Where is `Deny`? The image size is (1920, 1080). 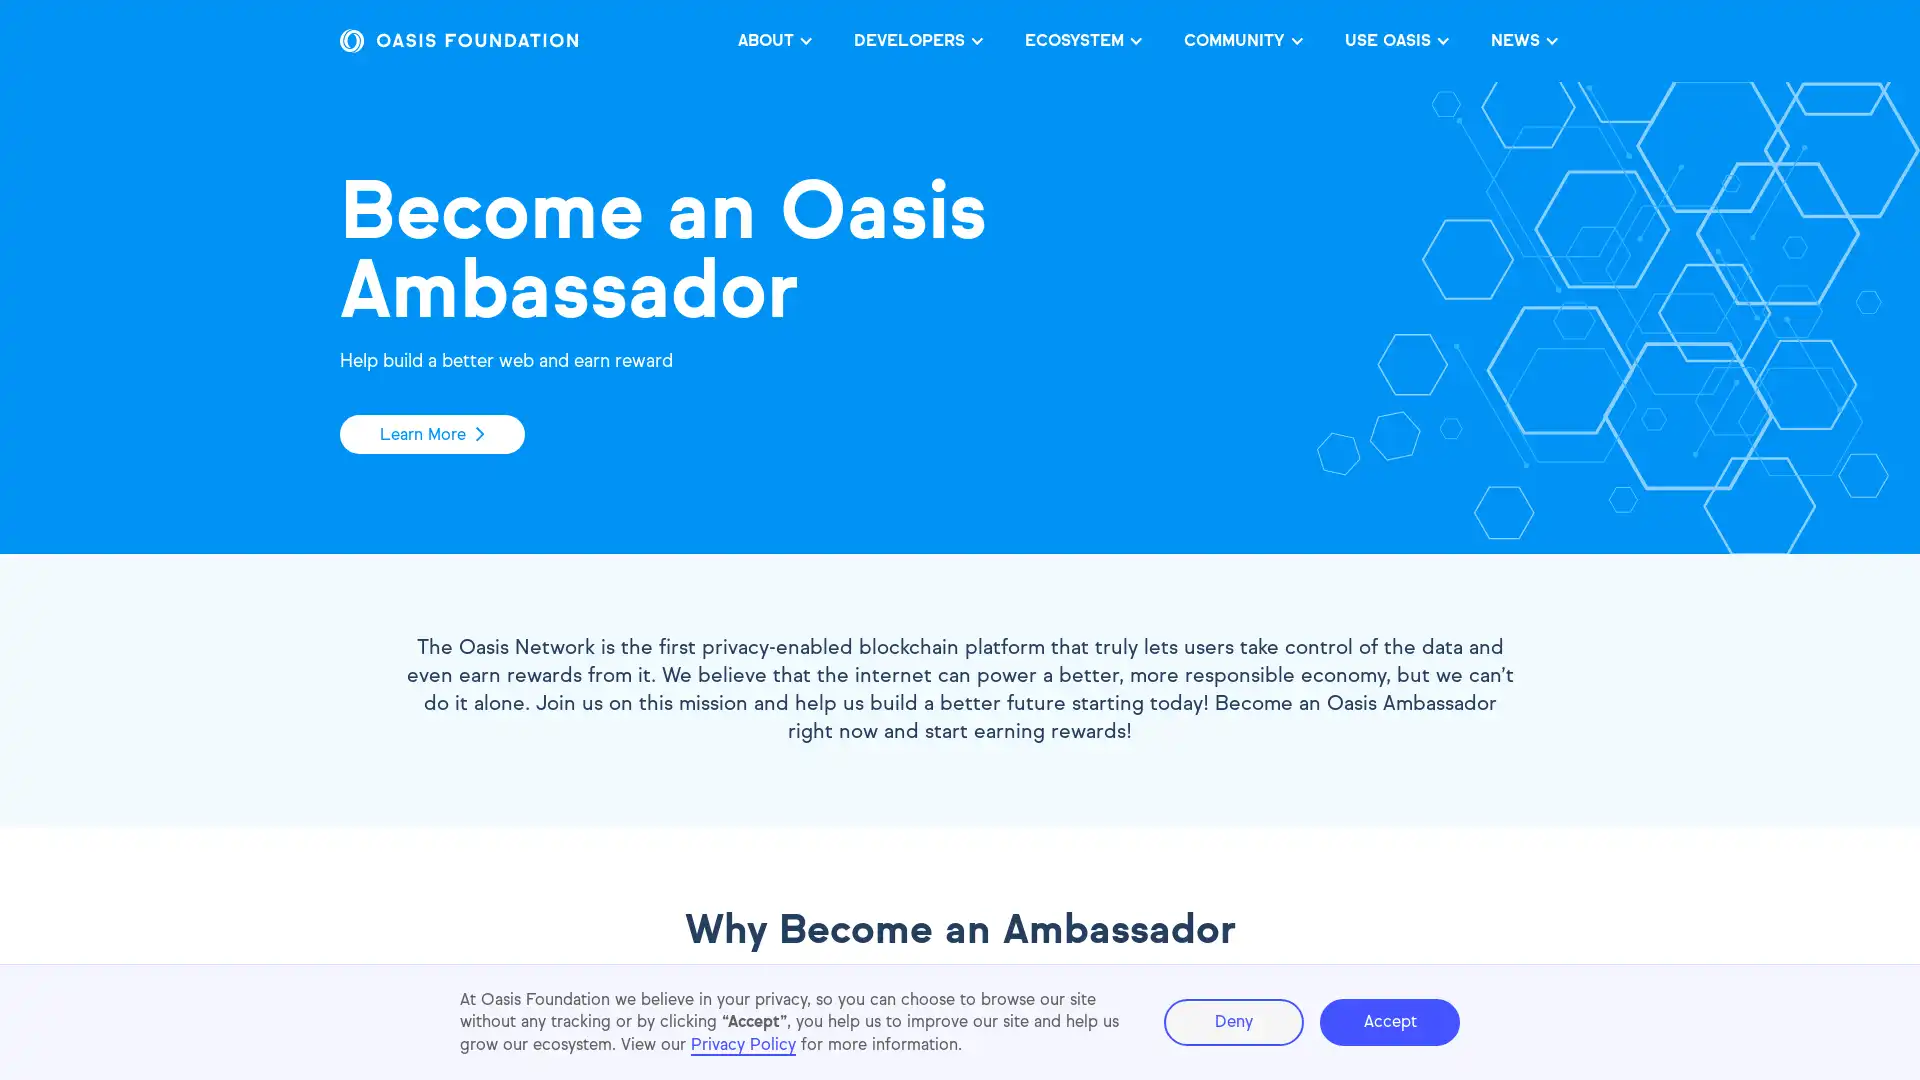
Deny is located at coordinates (1232, 1022).